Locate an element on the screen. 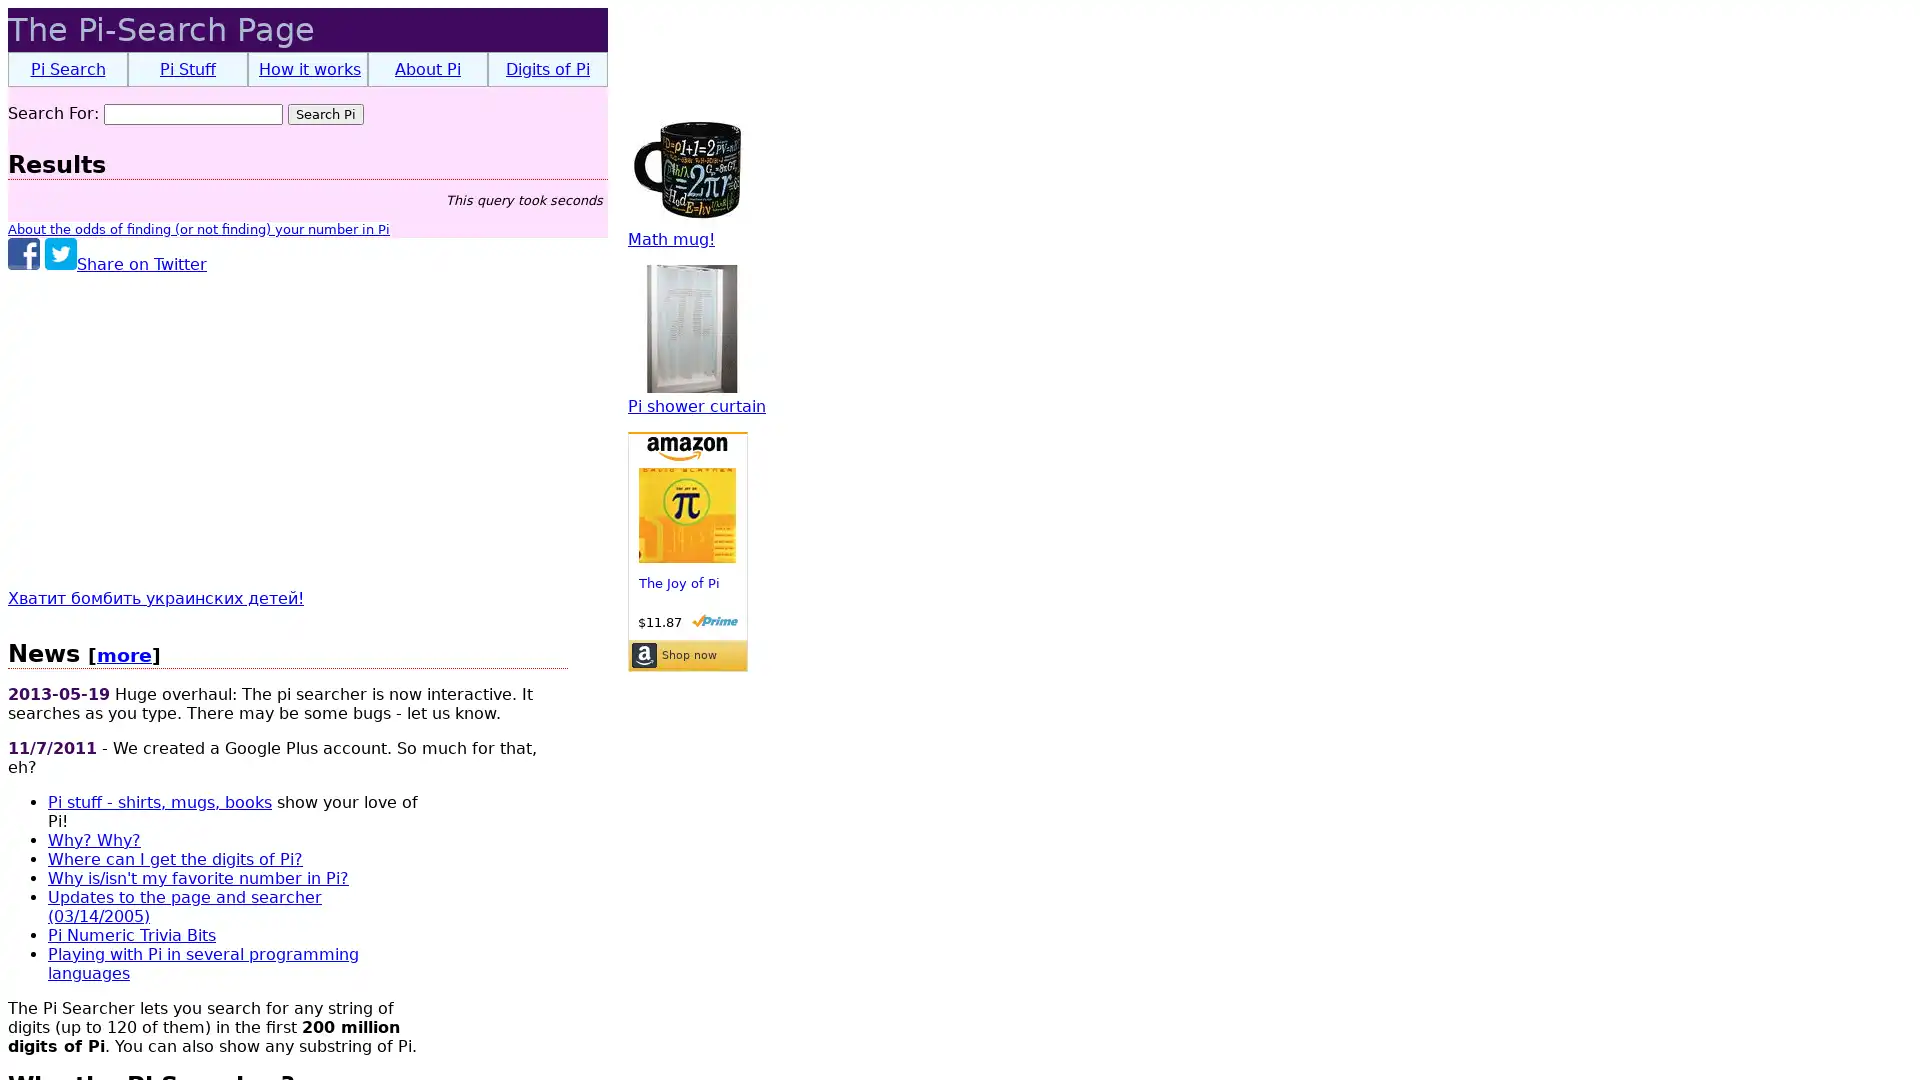 This screenshot has width=1920, height=1080. Search Pi is located at coordinates (326, 114).